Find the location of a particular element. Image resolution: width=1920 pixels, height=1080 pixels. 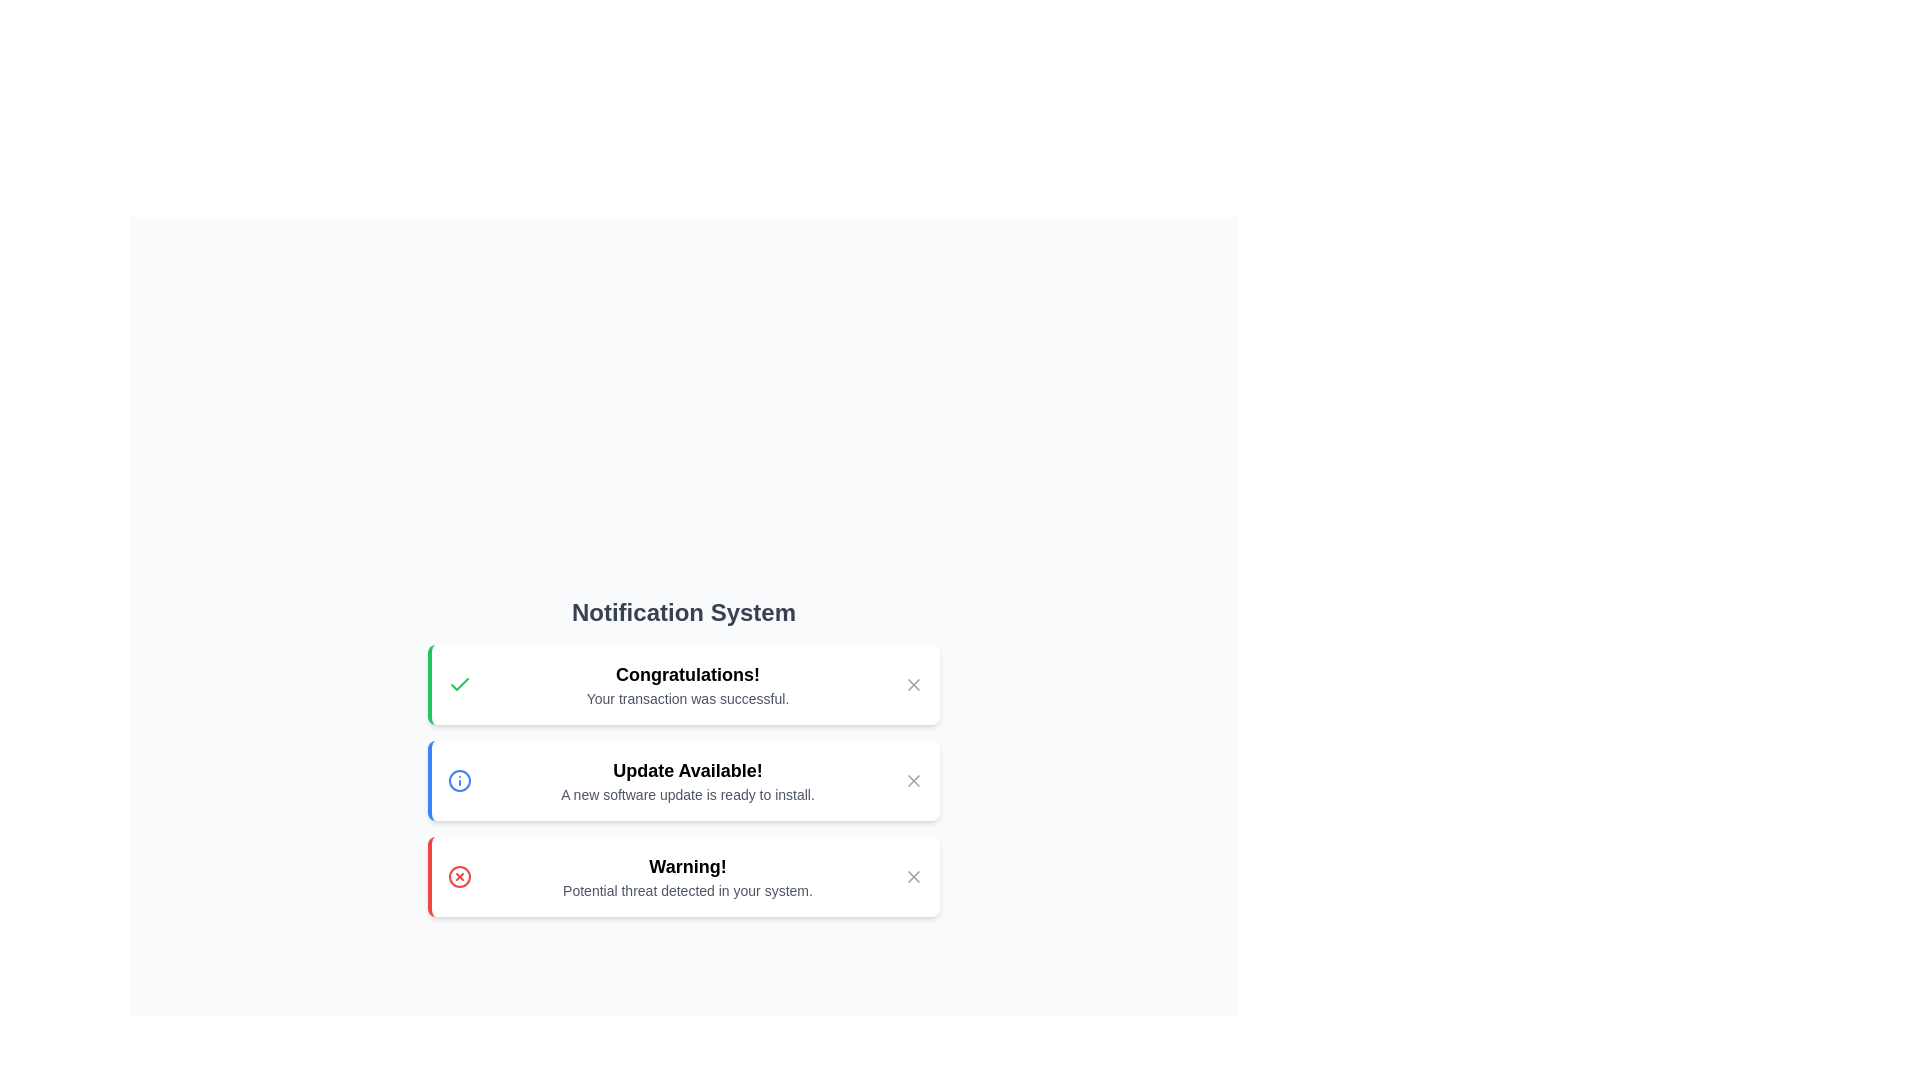

the close icon button located on the far right side of the notification that displays 'Congratulations! Your transaction was successful.' is located at coordinates (912, 684).